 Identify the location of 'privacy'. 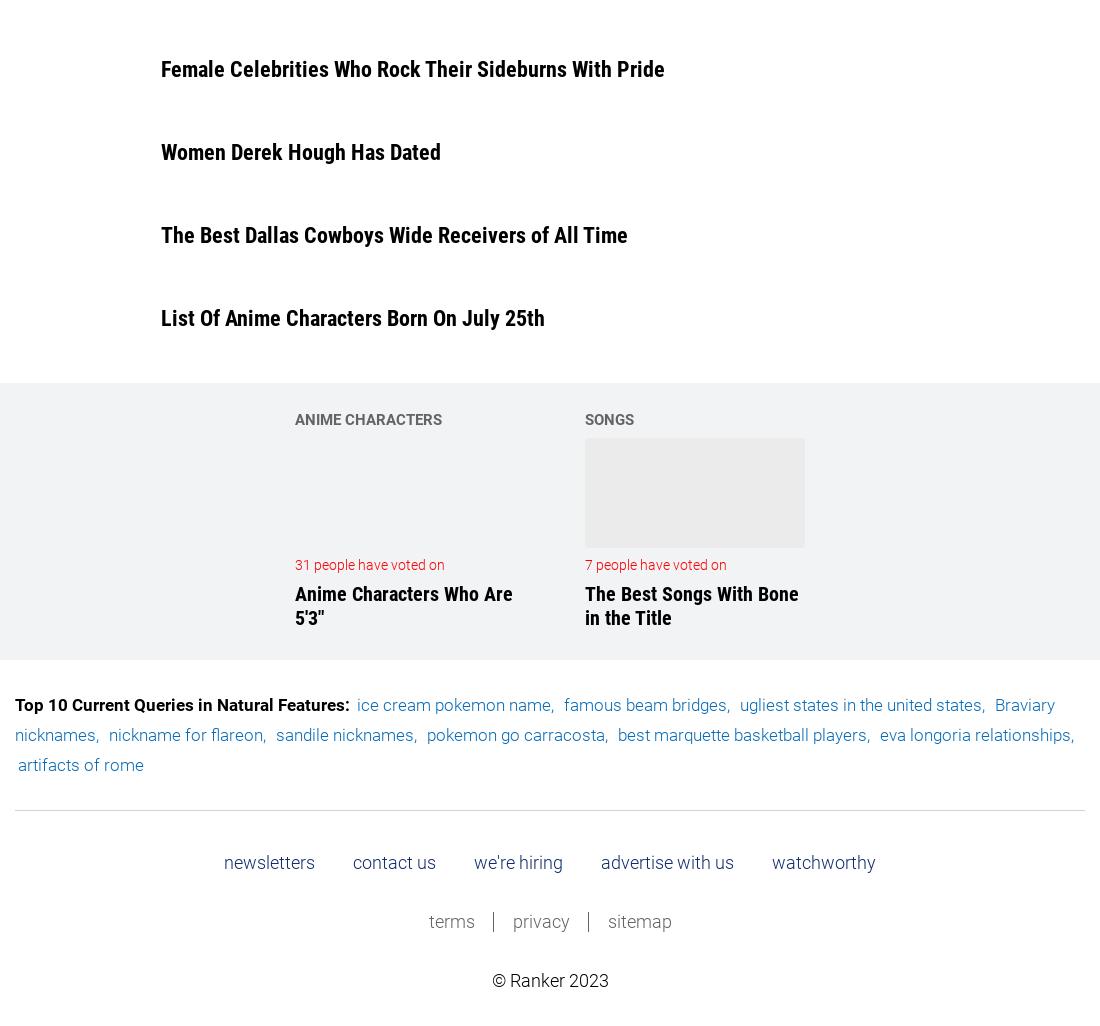
(540, 919).